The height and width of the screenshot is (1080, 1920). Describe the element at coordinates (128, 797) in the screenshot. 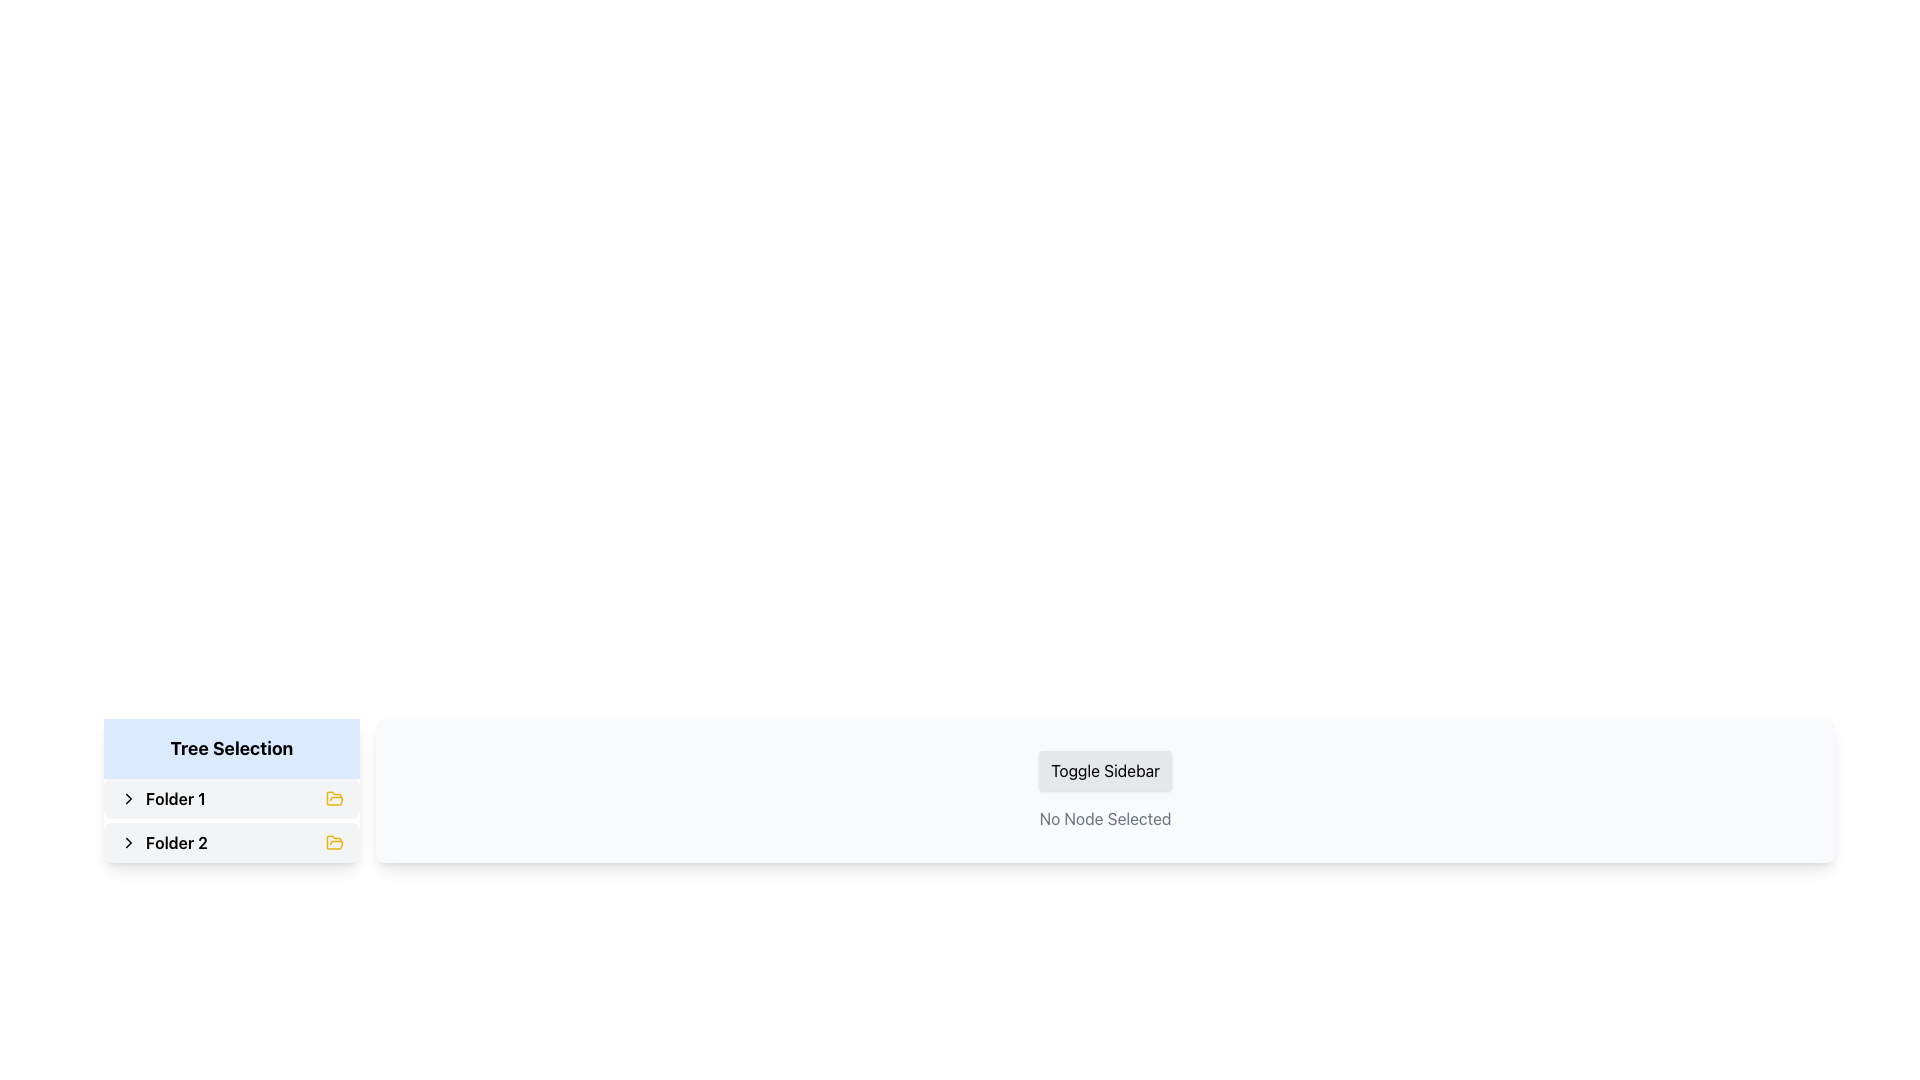

I see `the small triangular arrow icon pointing to the right, styled in a dark borderless design, located to the left of the text 'Folder 1'` at that location.